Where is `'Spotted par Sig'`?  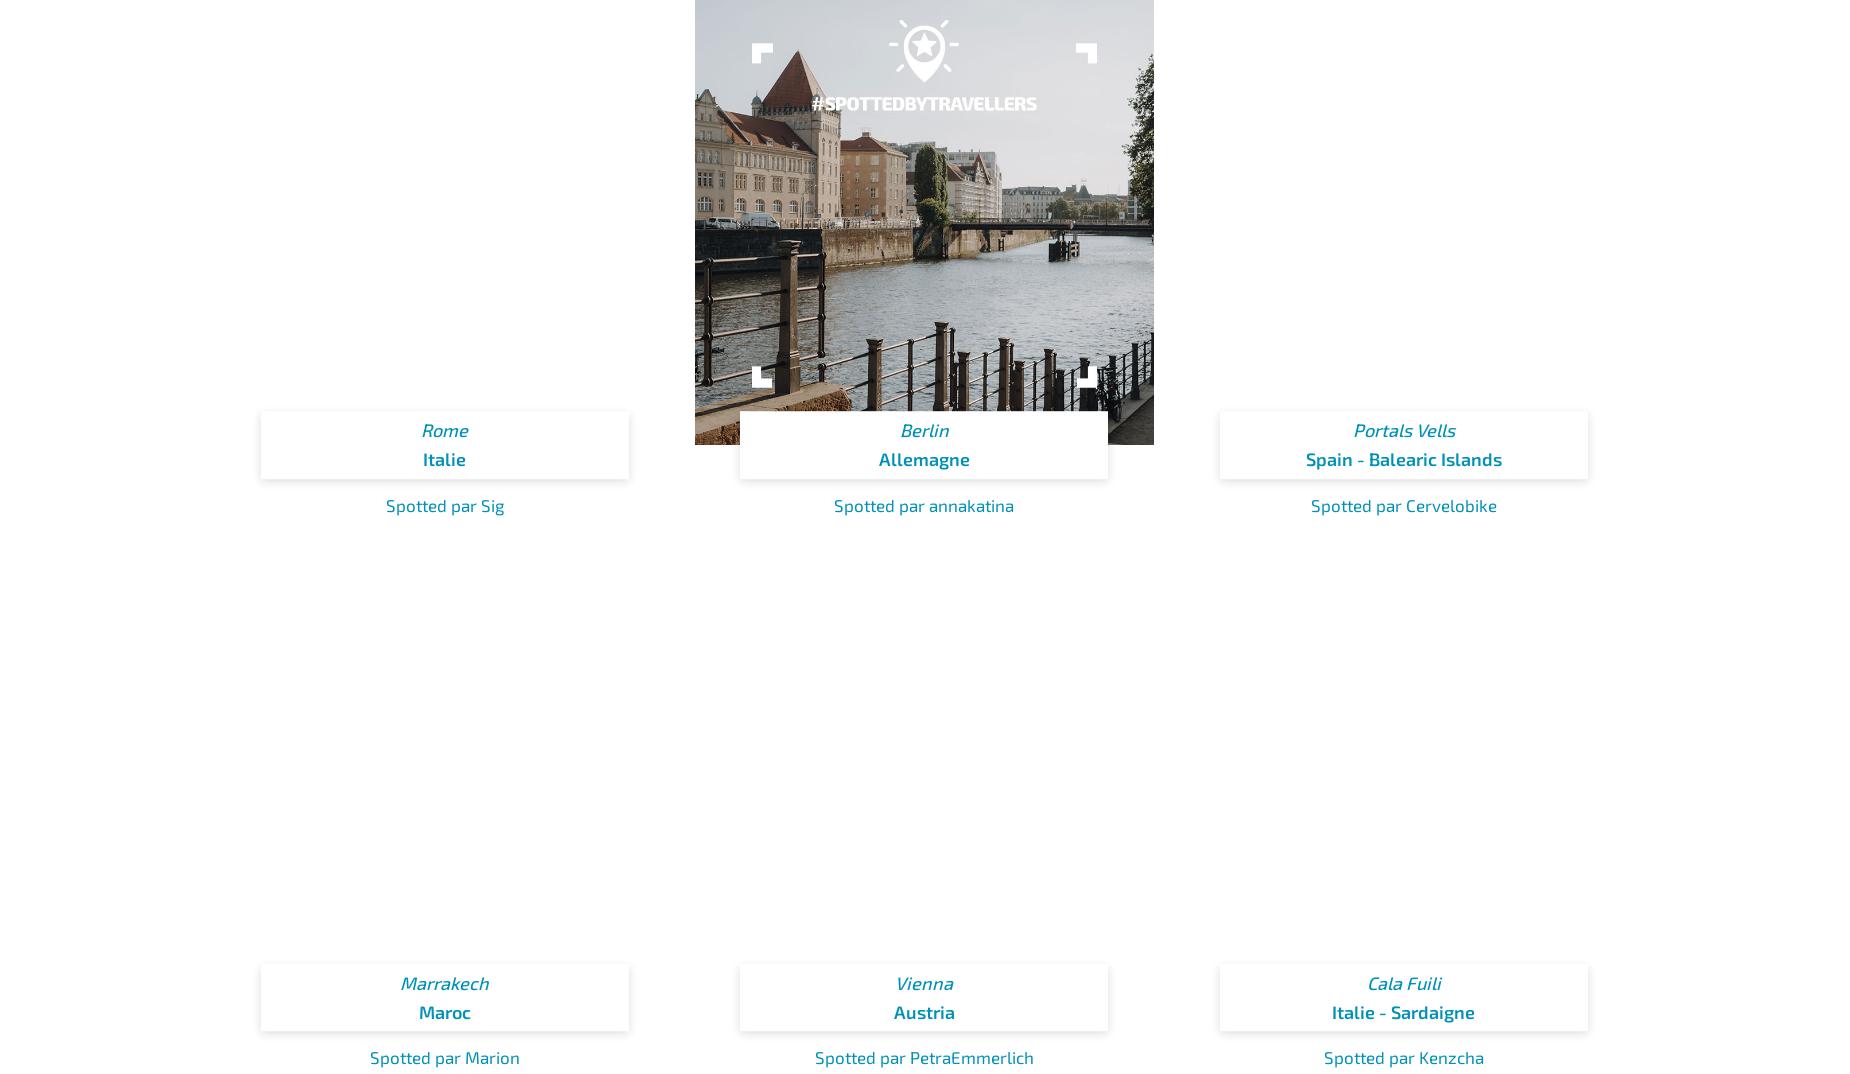
'Spotted par Sig' is located at coordinates (443, 504).